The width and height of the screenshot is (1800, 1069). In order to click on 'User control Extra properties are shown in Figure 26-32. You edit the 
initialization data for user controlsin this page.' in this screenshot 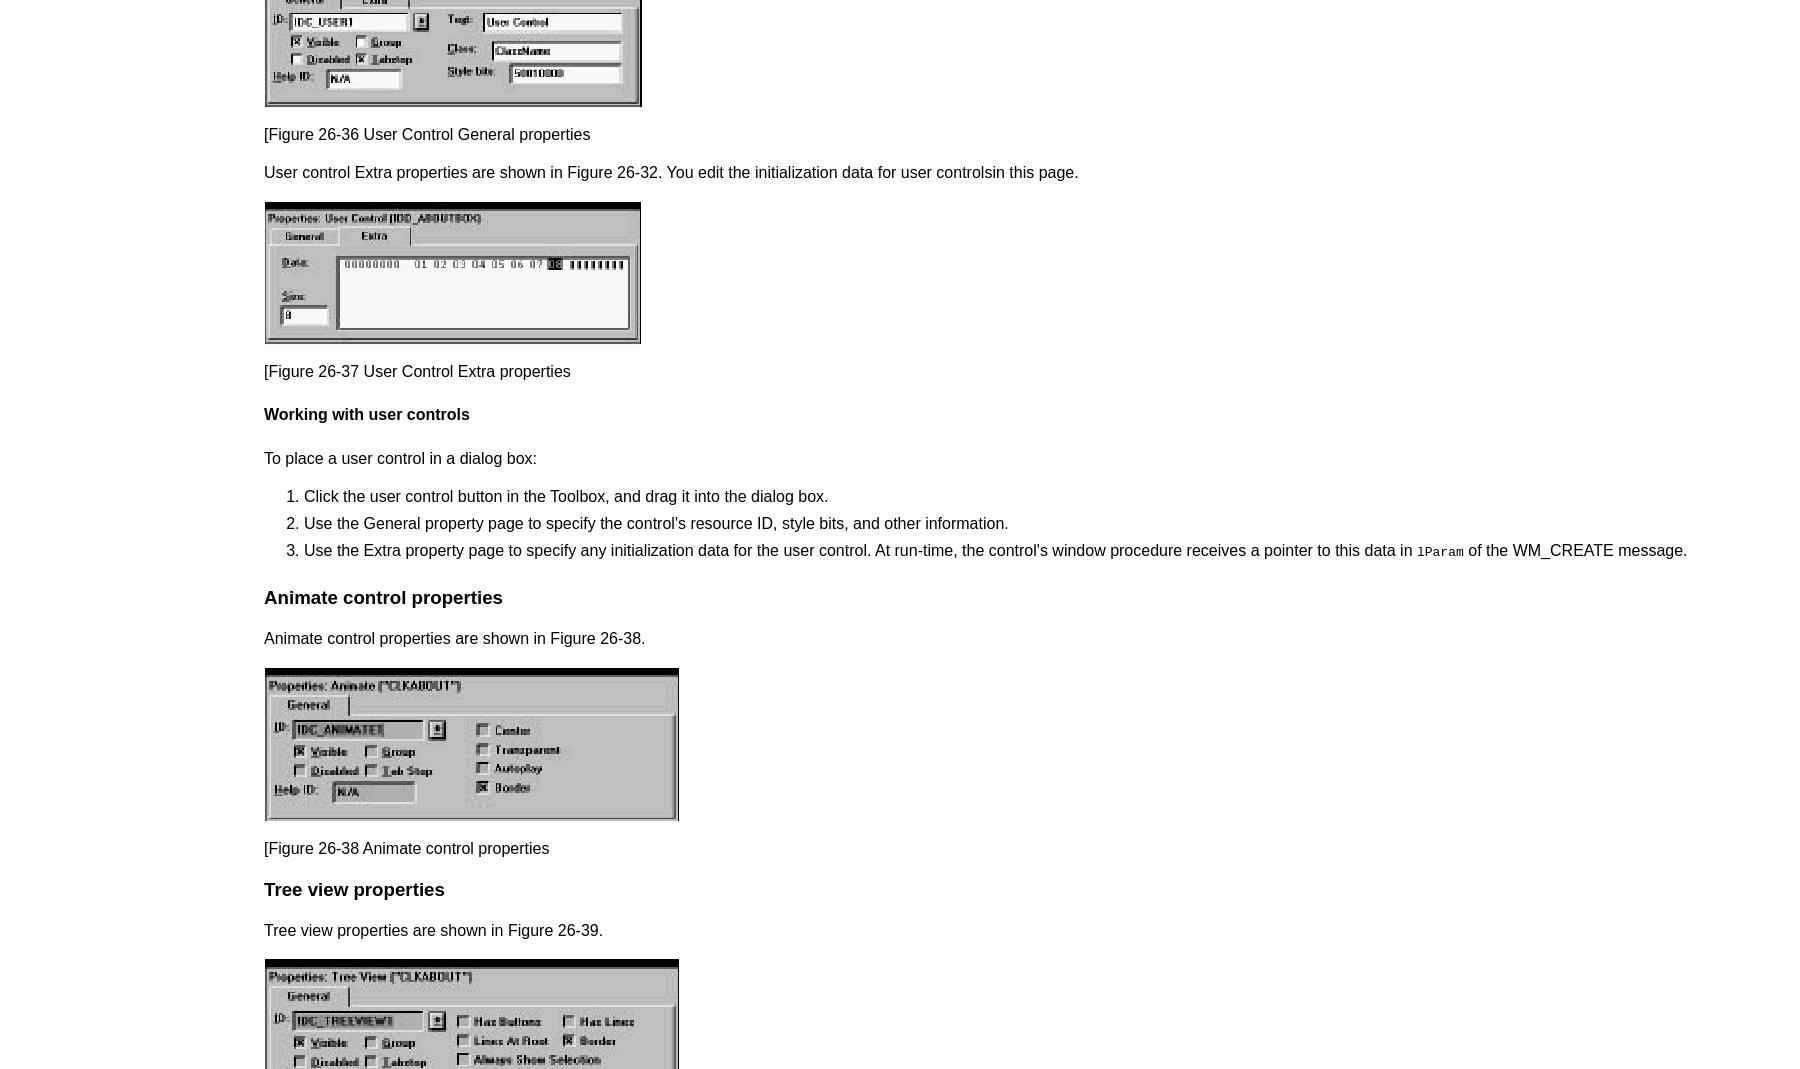, I will do `click(671, 172)`.